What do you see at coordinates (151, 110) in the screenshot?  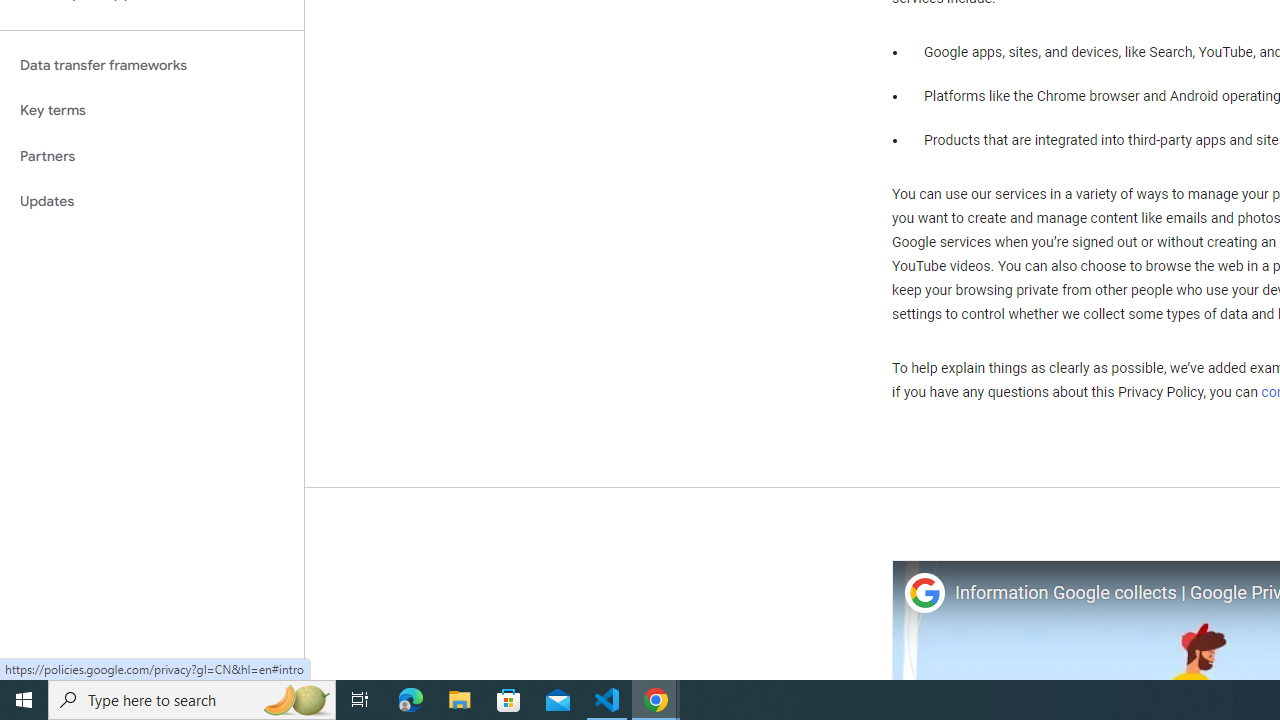 I see `'Key terms'` at bounding box center [151, 110].